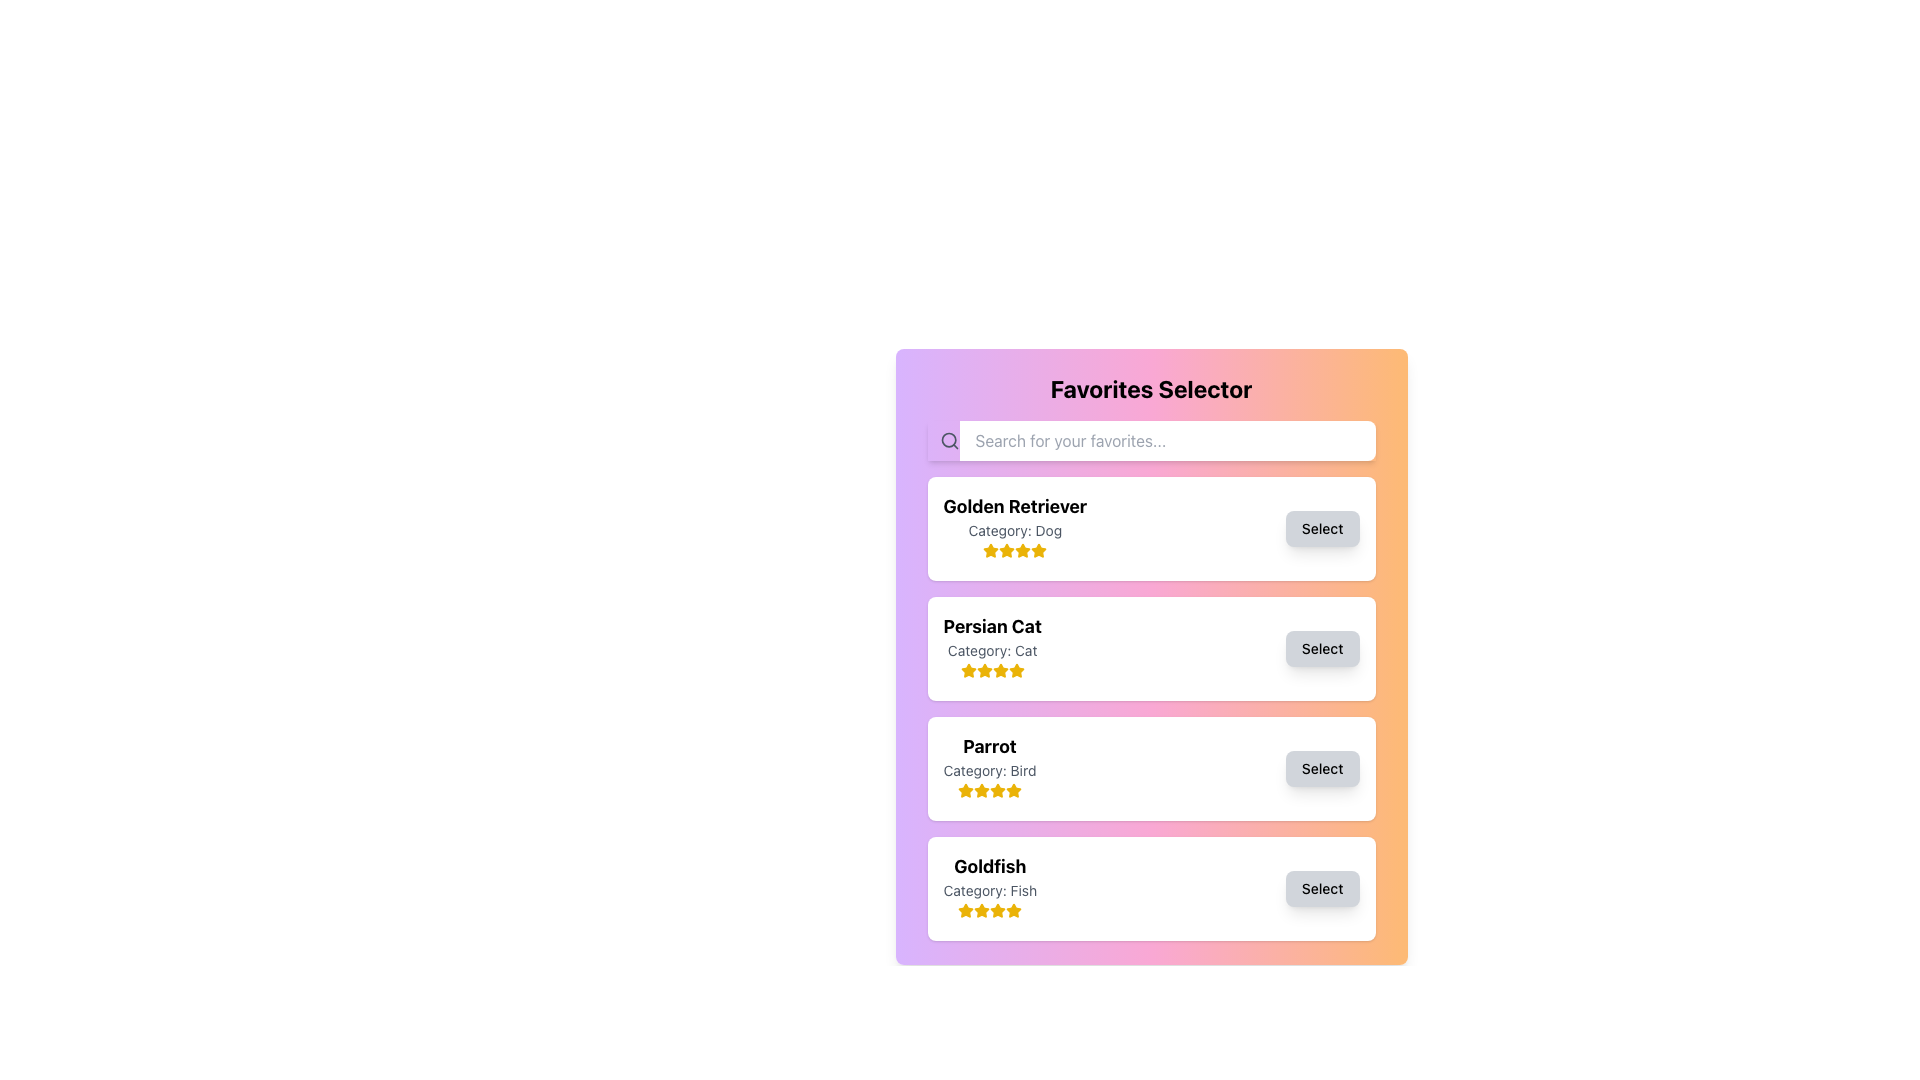 Image resolution: width=1920 pixels, height=1080 pixels. Describe the element at coordinates (1015, 530) in the screenshot. I see `the text label that categorizes the item 'Golden Retriever' as belonging to the category 'Dog', positioned below the title and above the rating stars` at that location.